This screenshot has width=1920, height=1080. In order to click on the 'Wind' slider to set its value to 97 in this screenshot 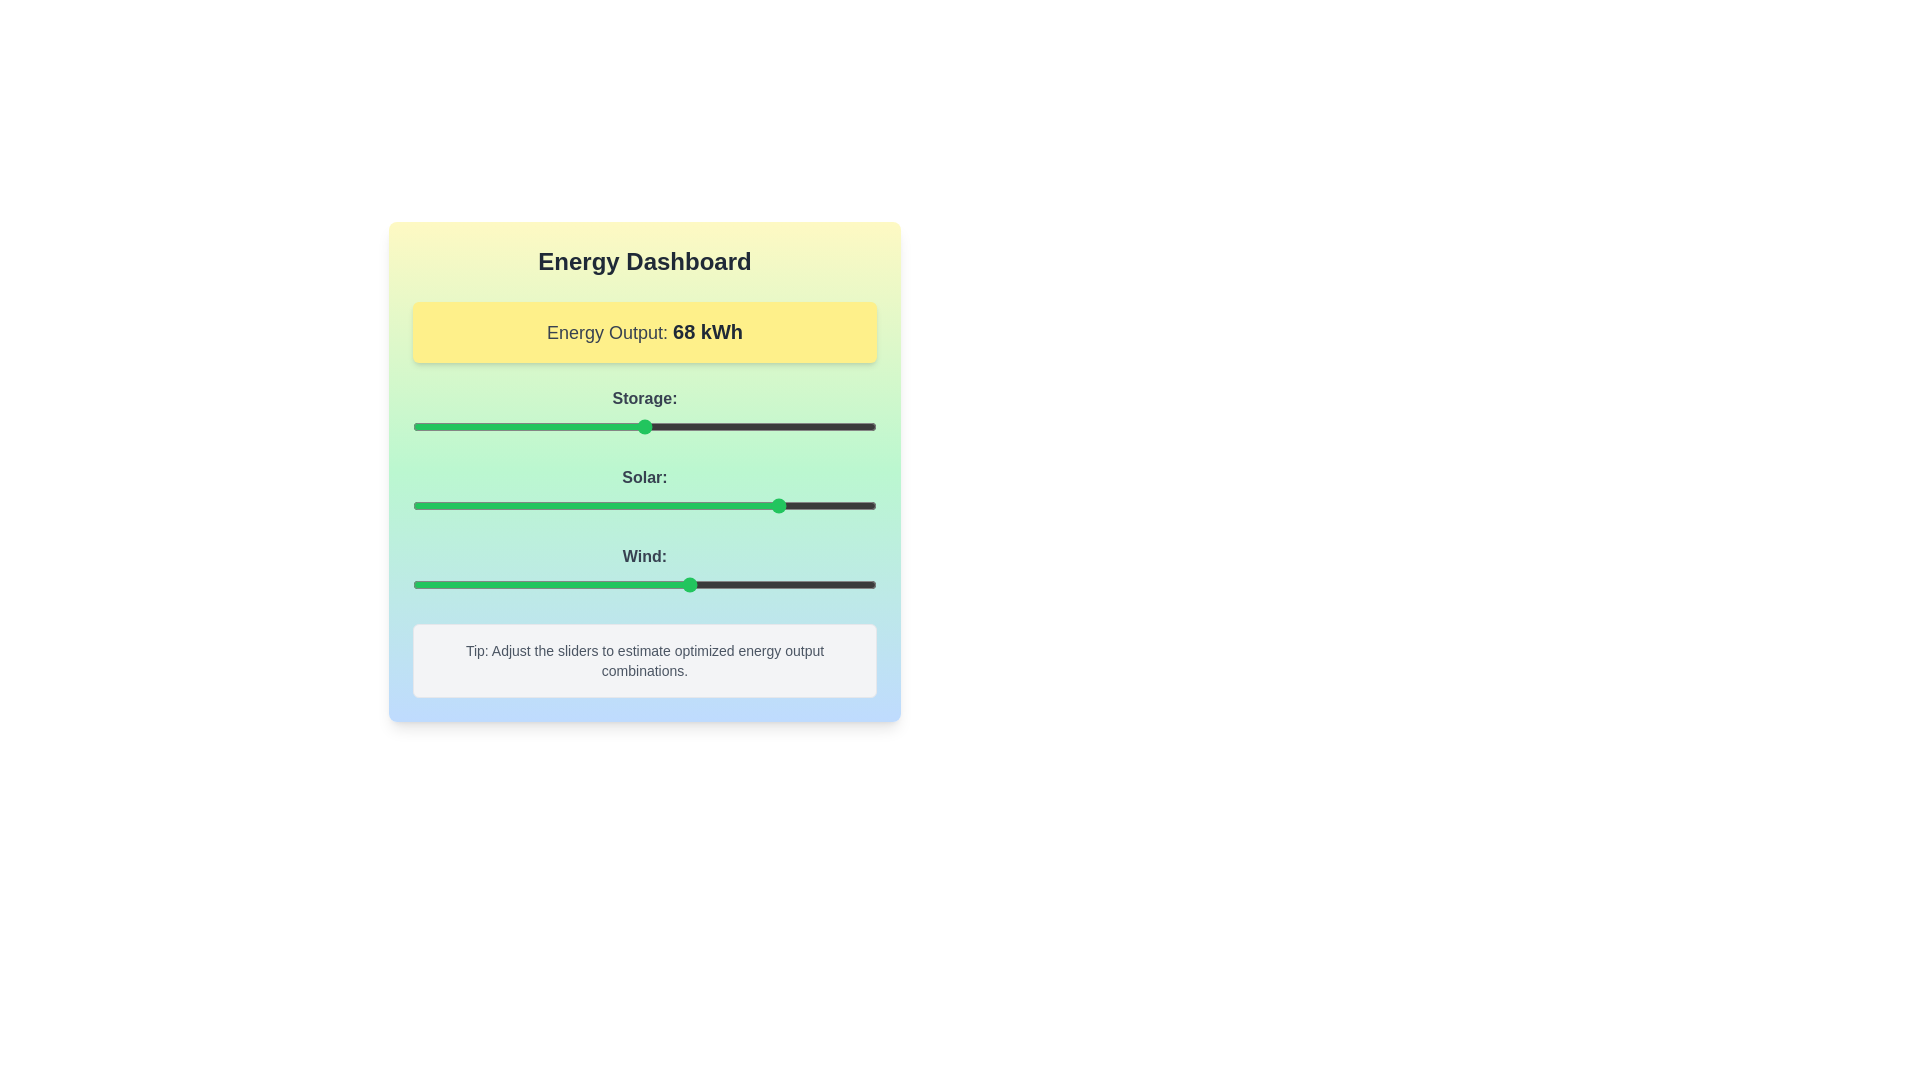, I will do `click(863, 585)`.